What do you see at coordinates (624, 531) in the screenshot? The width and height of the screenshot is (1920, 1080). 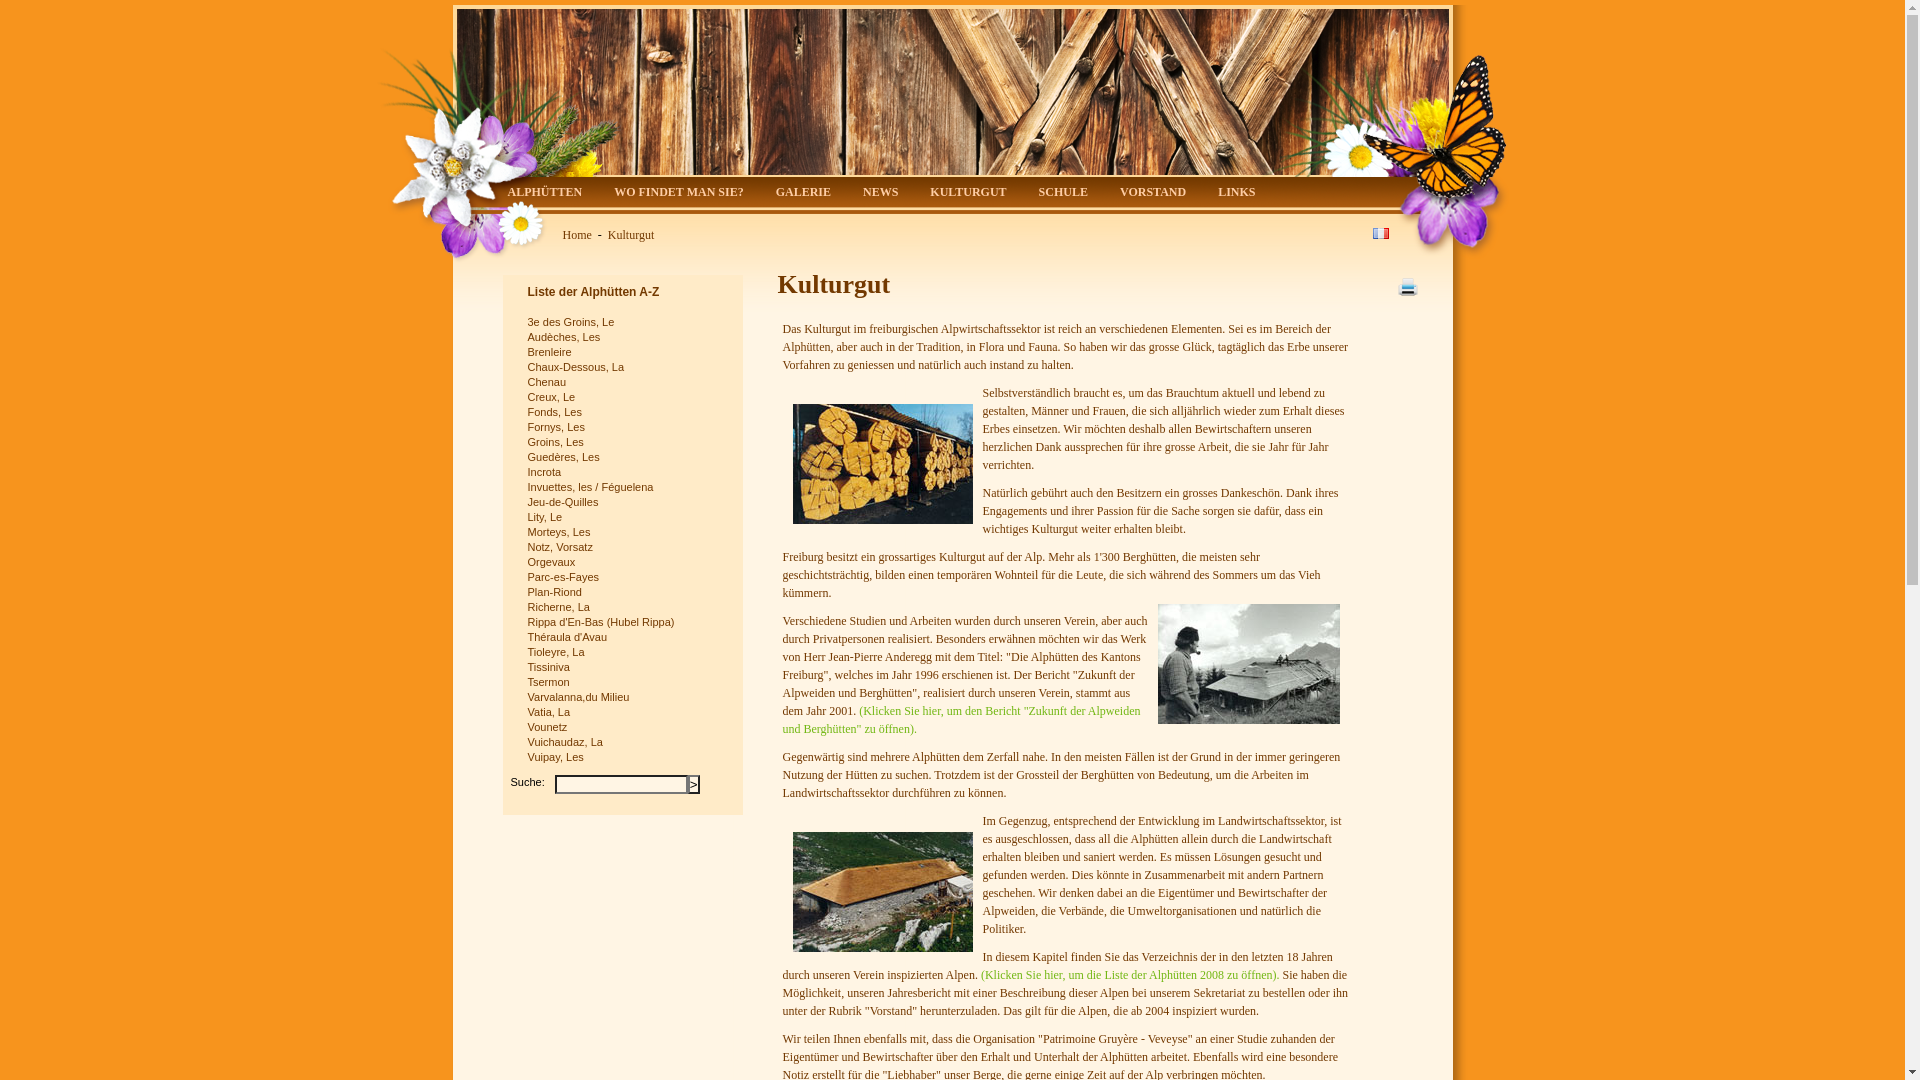 I see `'Morteys, Les'` at bounding box center [624, 531].